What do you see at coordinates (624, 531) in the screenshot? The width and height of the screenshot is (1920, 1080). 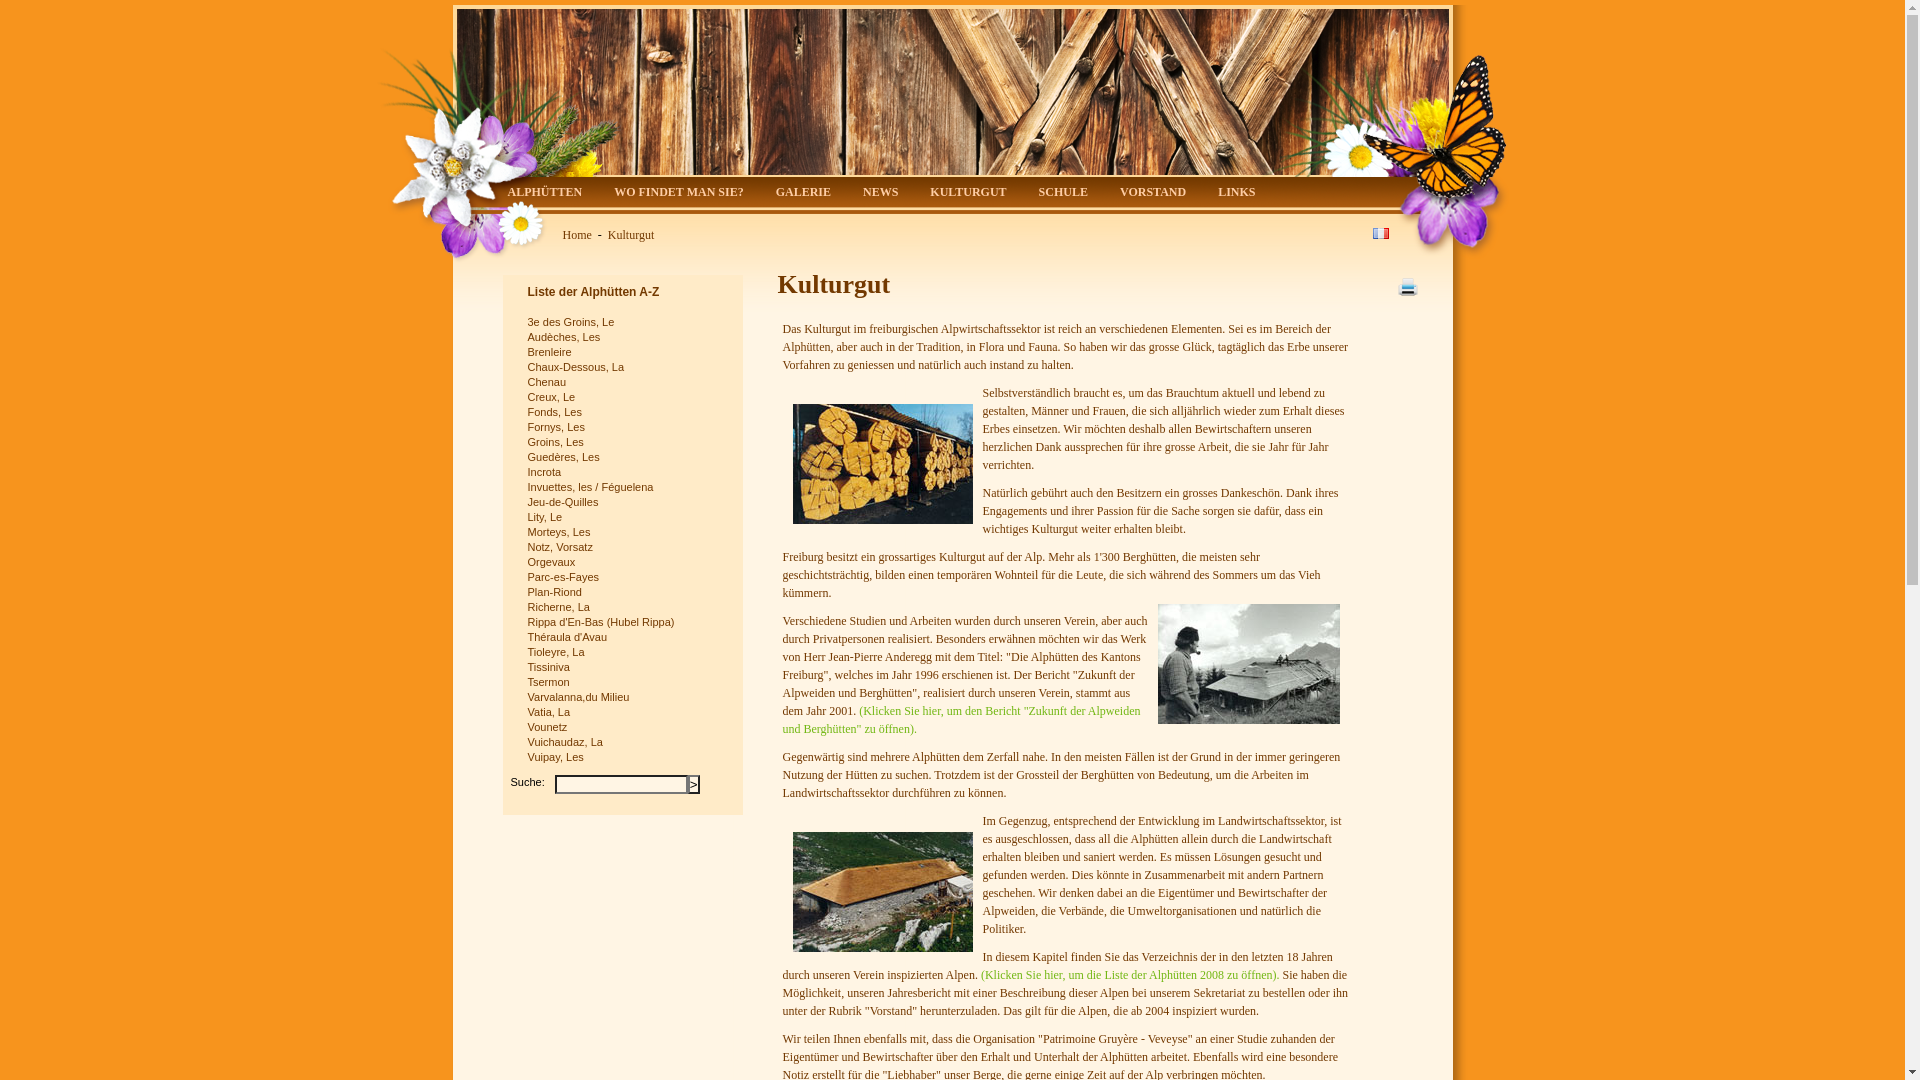 I see `'Morteys, Les'` at bounding box center [624, 531].